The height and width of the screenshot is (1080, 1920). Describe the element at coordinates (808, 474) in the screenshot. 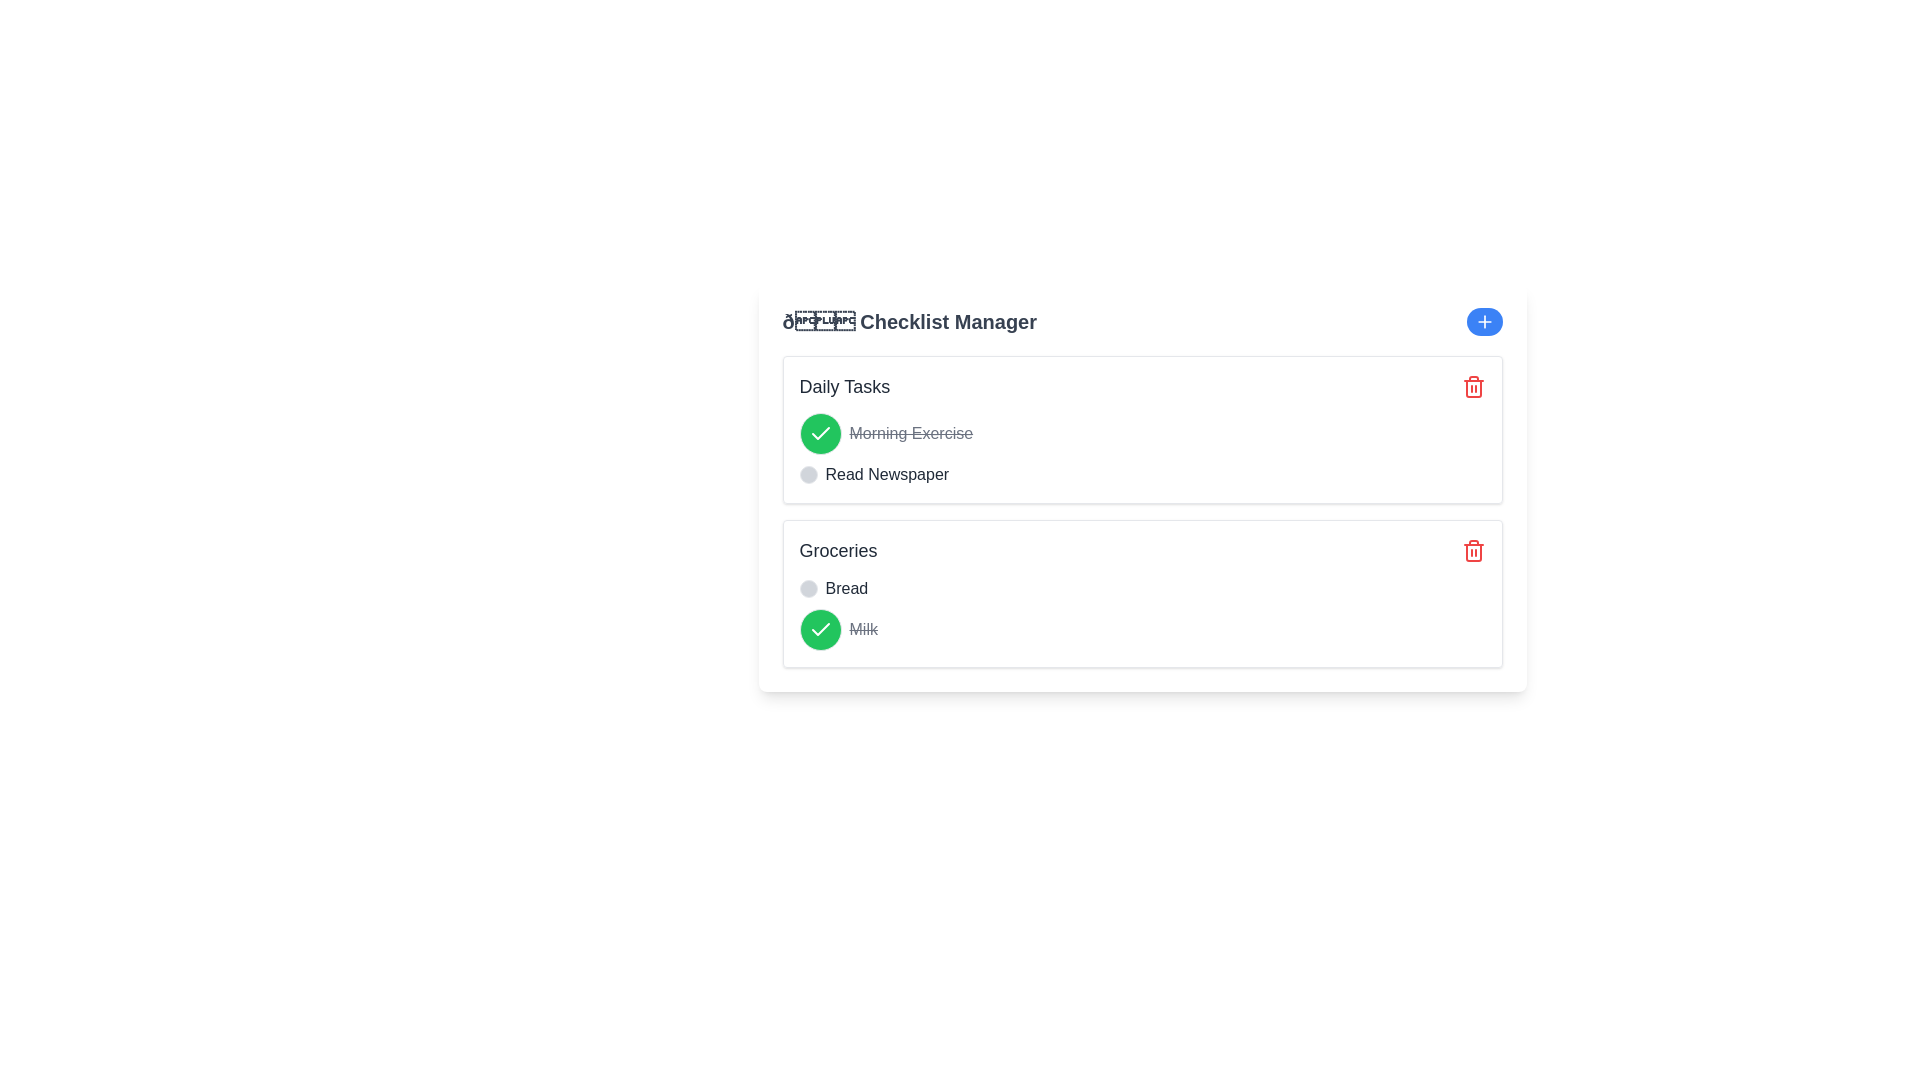

I see `the circular button on the left of the 'Read Newspaper' label` at that location.